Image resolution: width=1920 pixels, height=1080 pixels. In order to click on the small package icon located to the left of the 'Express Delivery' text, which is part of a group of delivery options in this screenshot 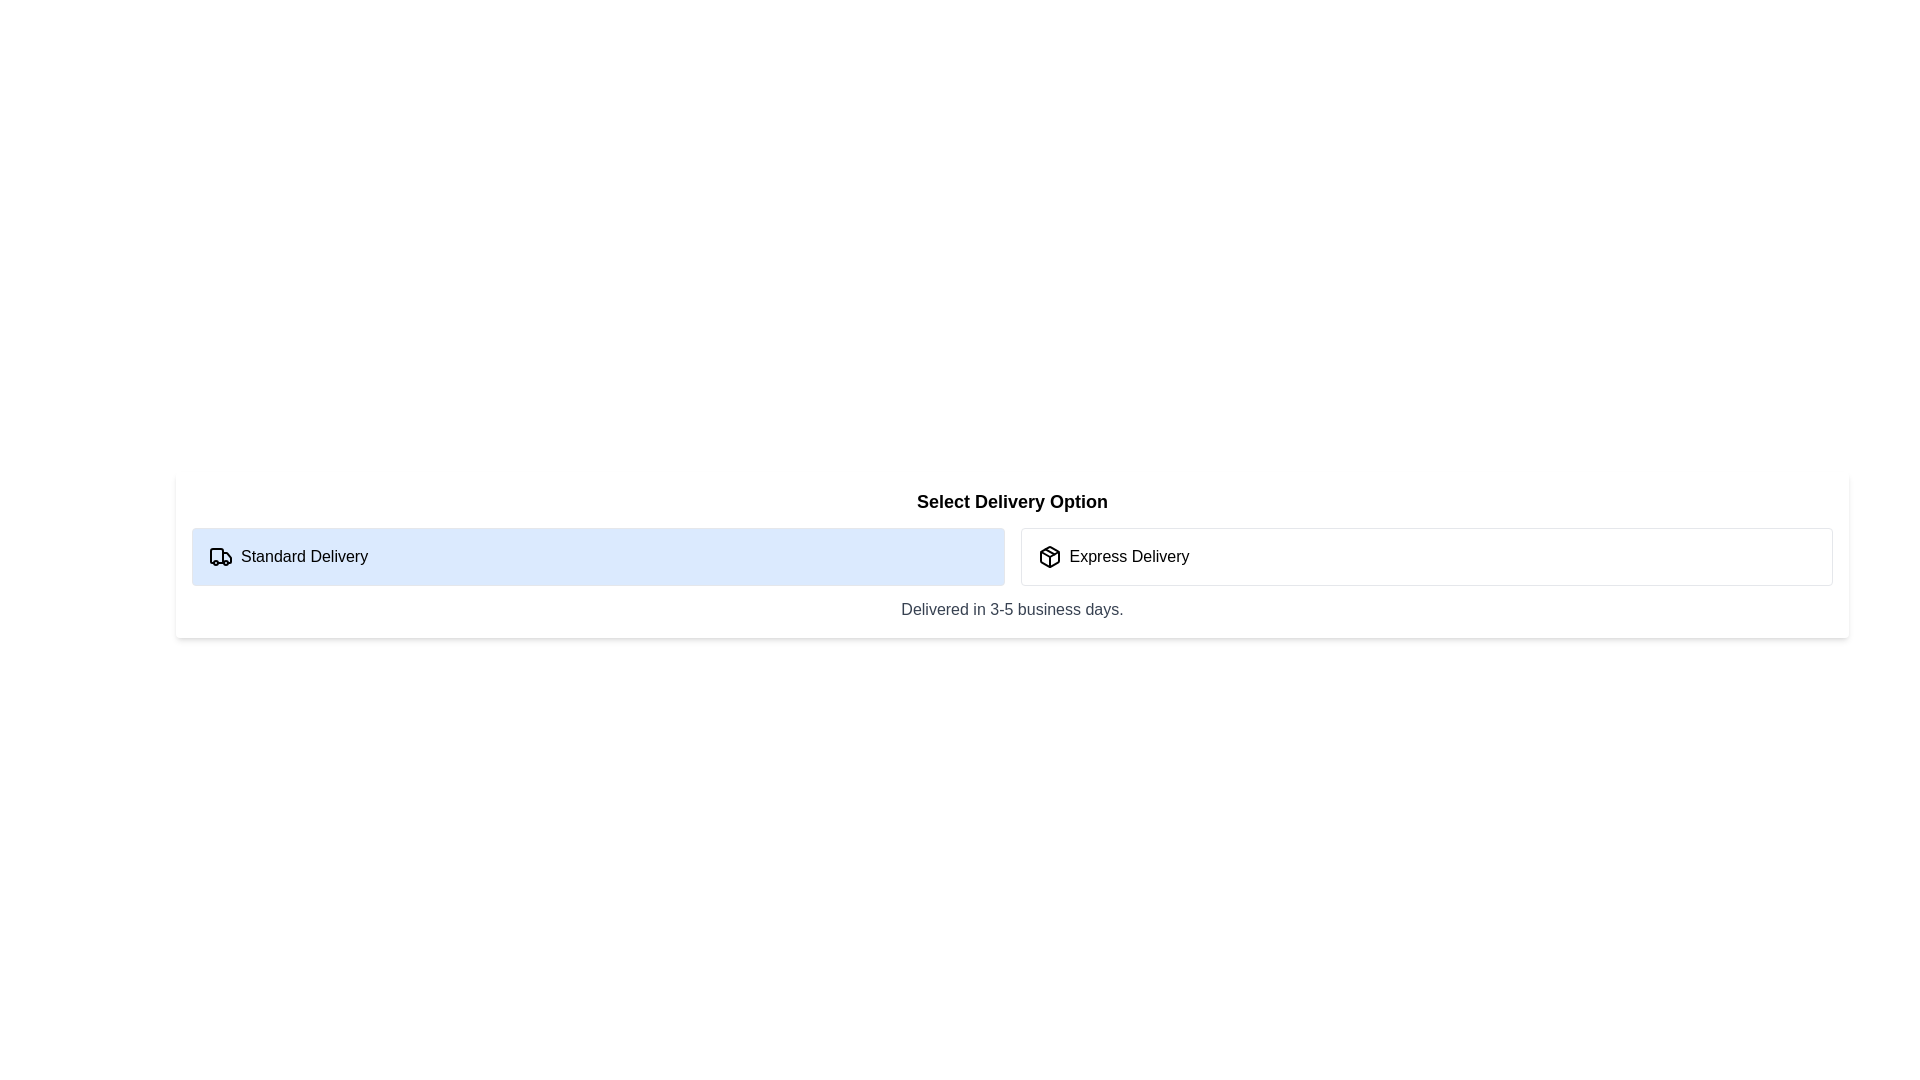, I will do `click(1048, 556)`.